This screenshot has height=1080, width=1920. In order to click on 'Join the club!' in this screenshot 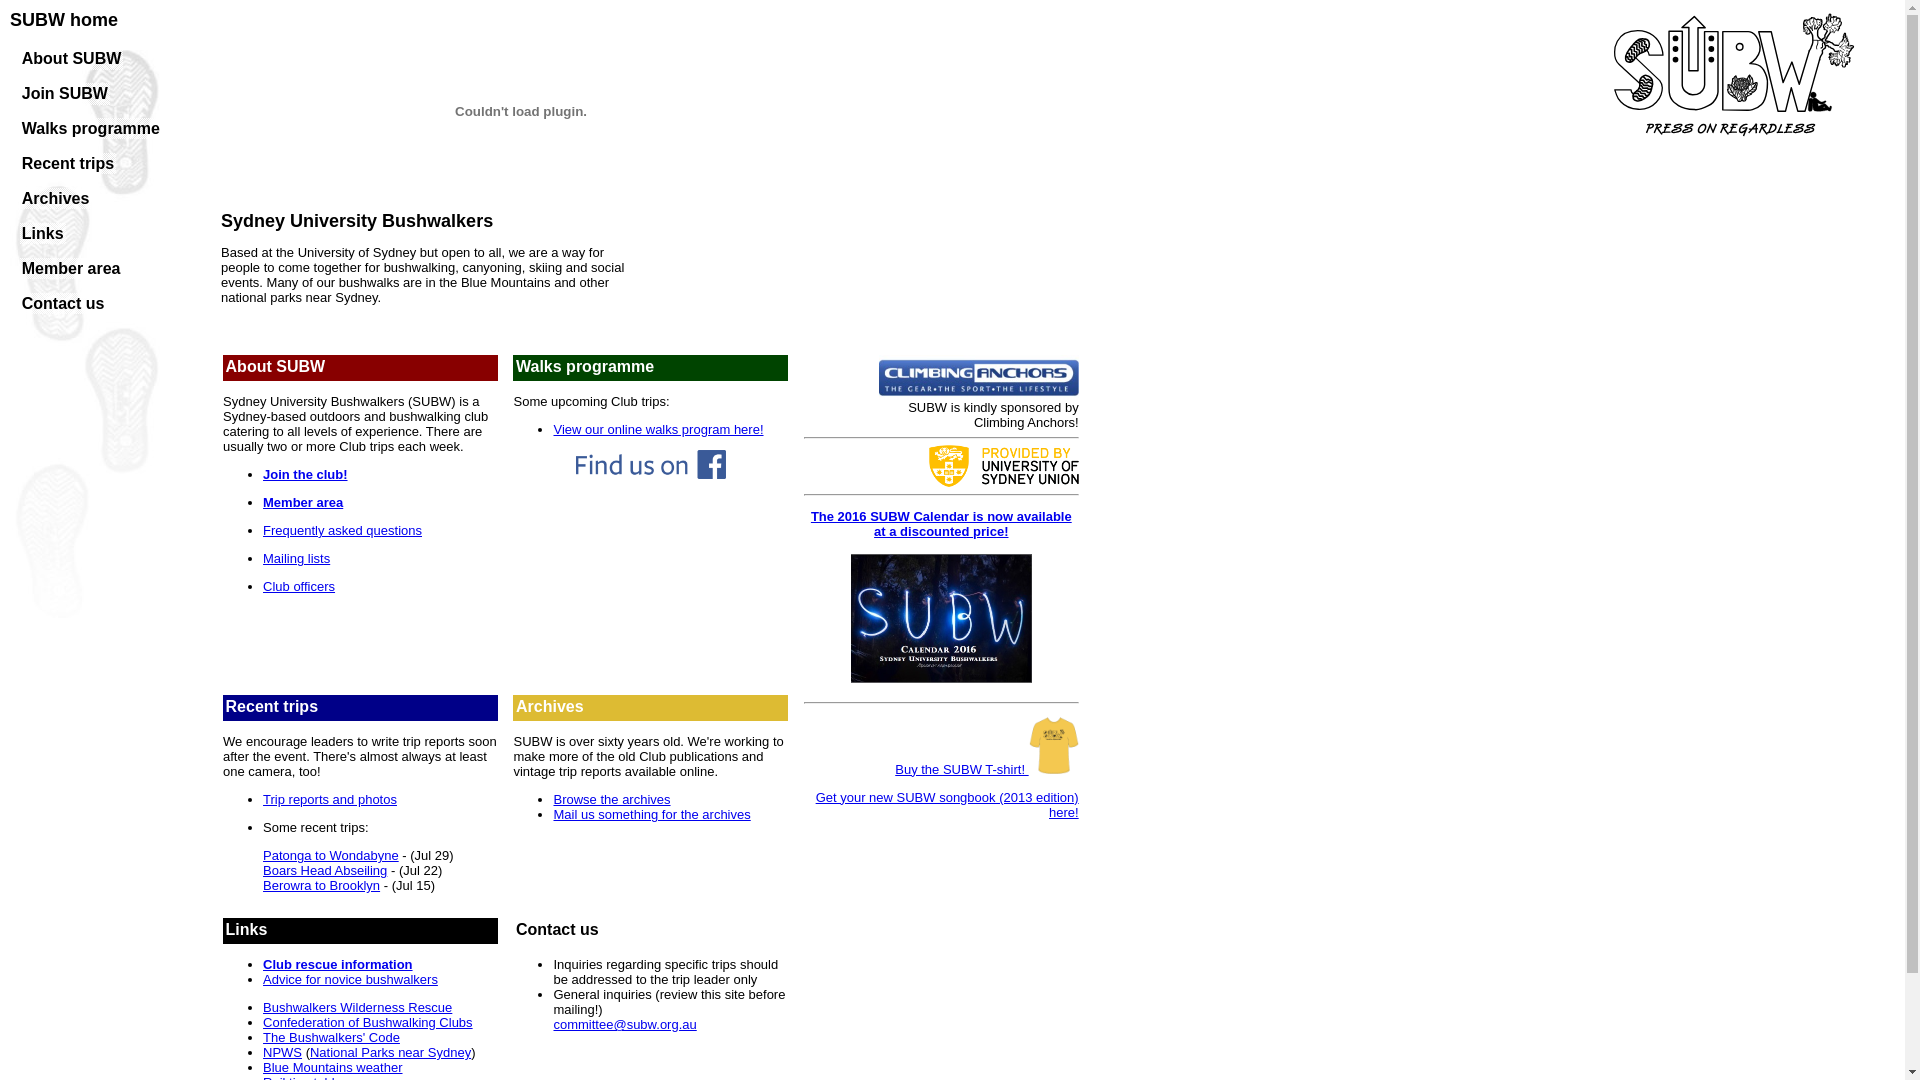, I will do `click(304, 474)`.